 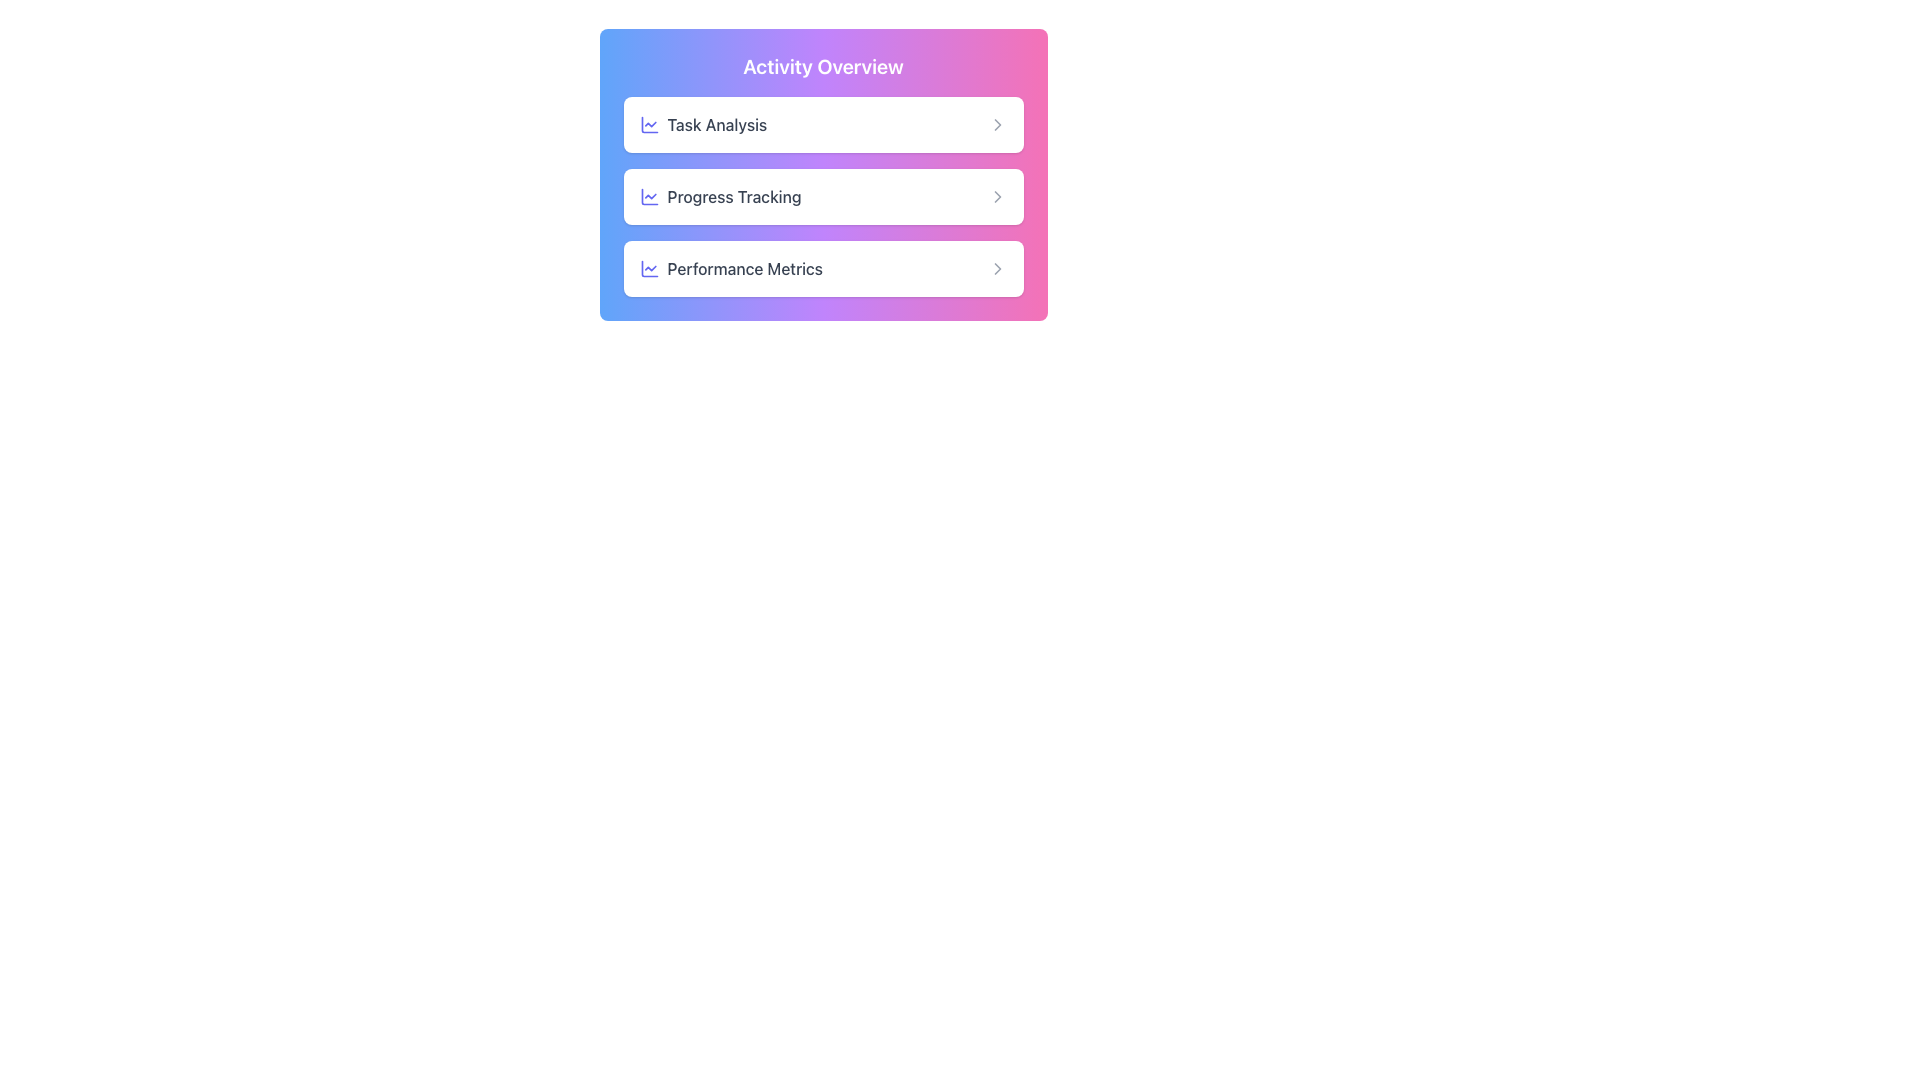 What do you see at coordinates (720, 196) in the screenshot?
I see `the 'Progress Tracking' text label which is displayed in a medium-sized gray font, accompanied by a small indigo-colored chart icon, located under the 'Activity Overview' section` at bounding box center [720, 196].